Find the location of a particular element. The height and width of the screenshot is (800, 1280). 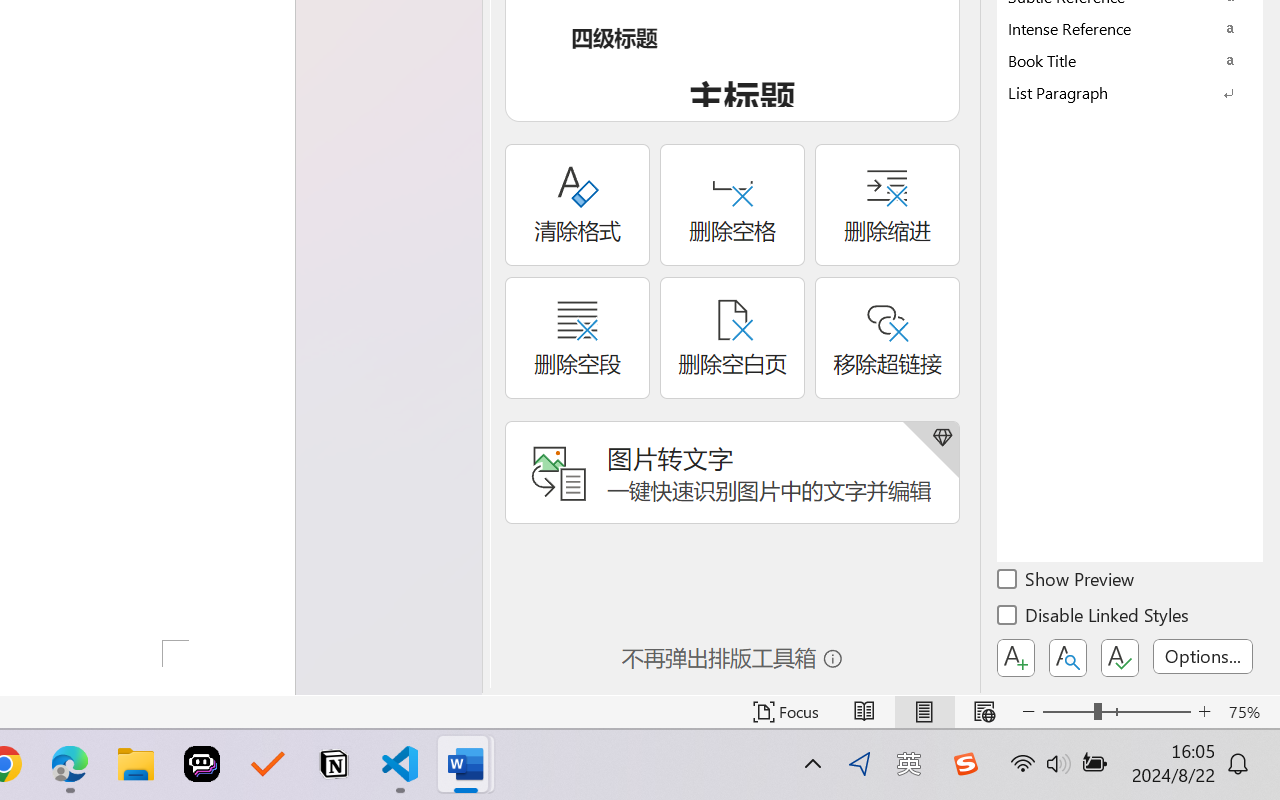

'Zoom In' is located at coordinates (1204, 711).